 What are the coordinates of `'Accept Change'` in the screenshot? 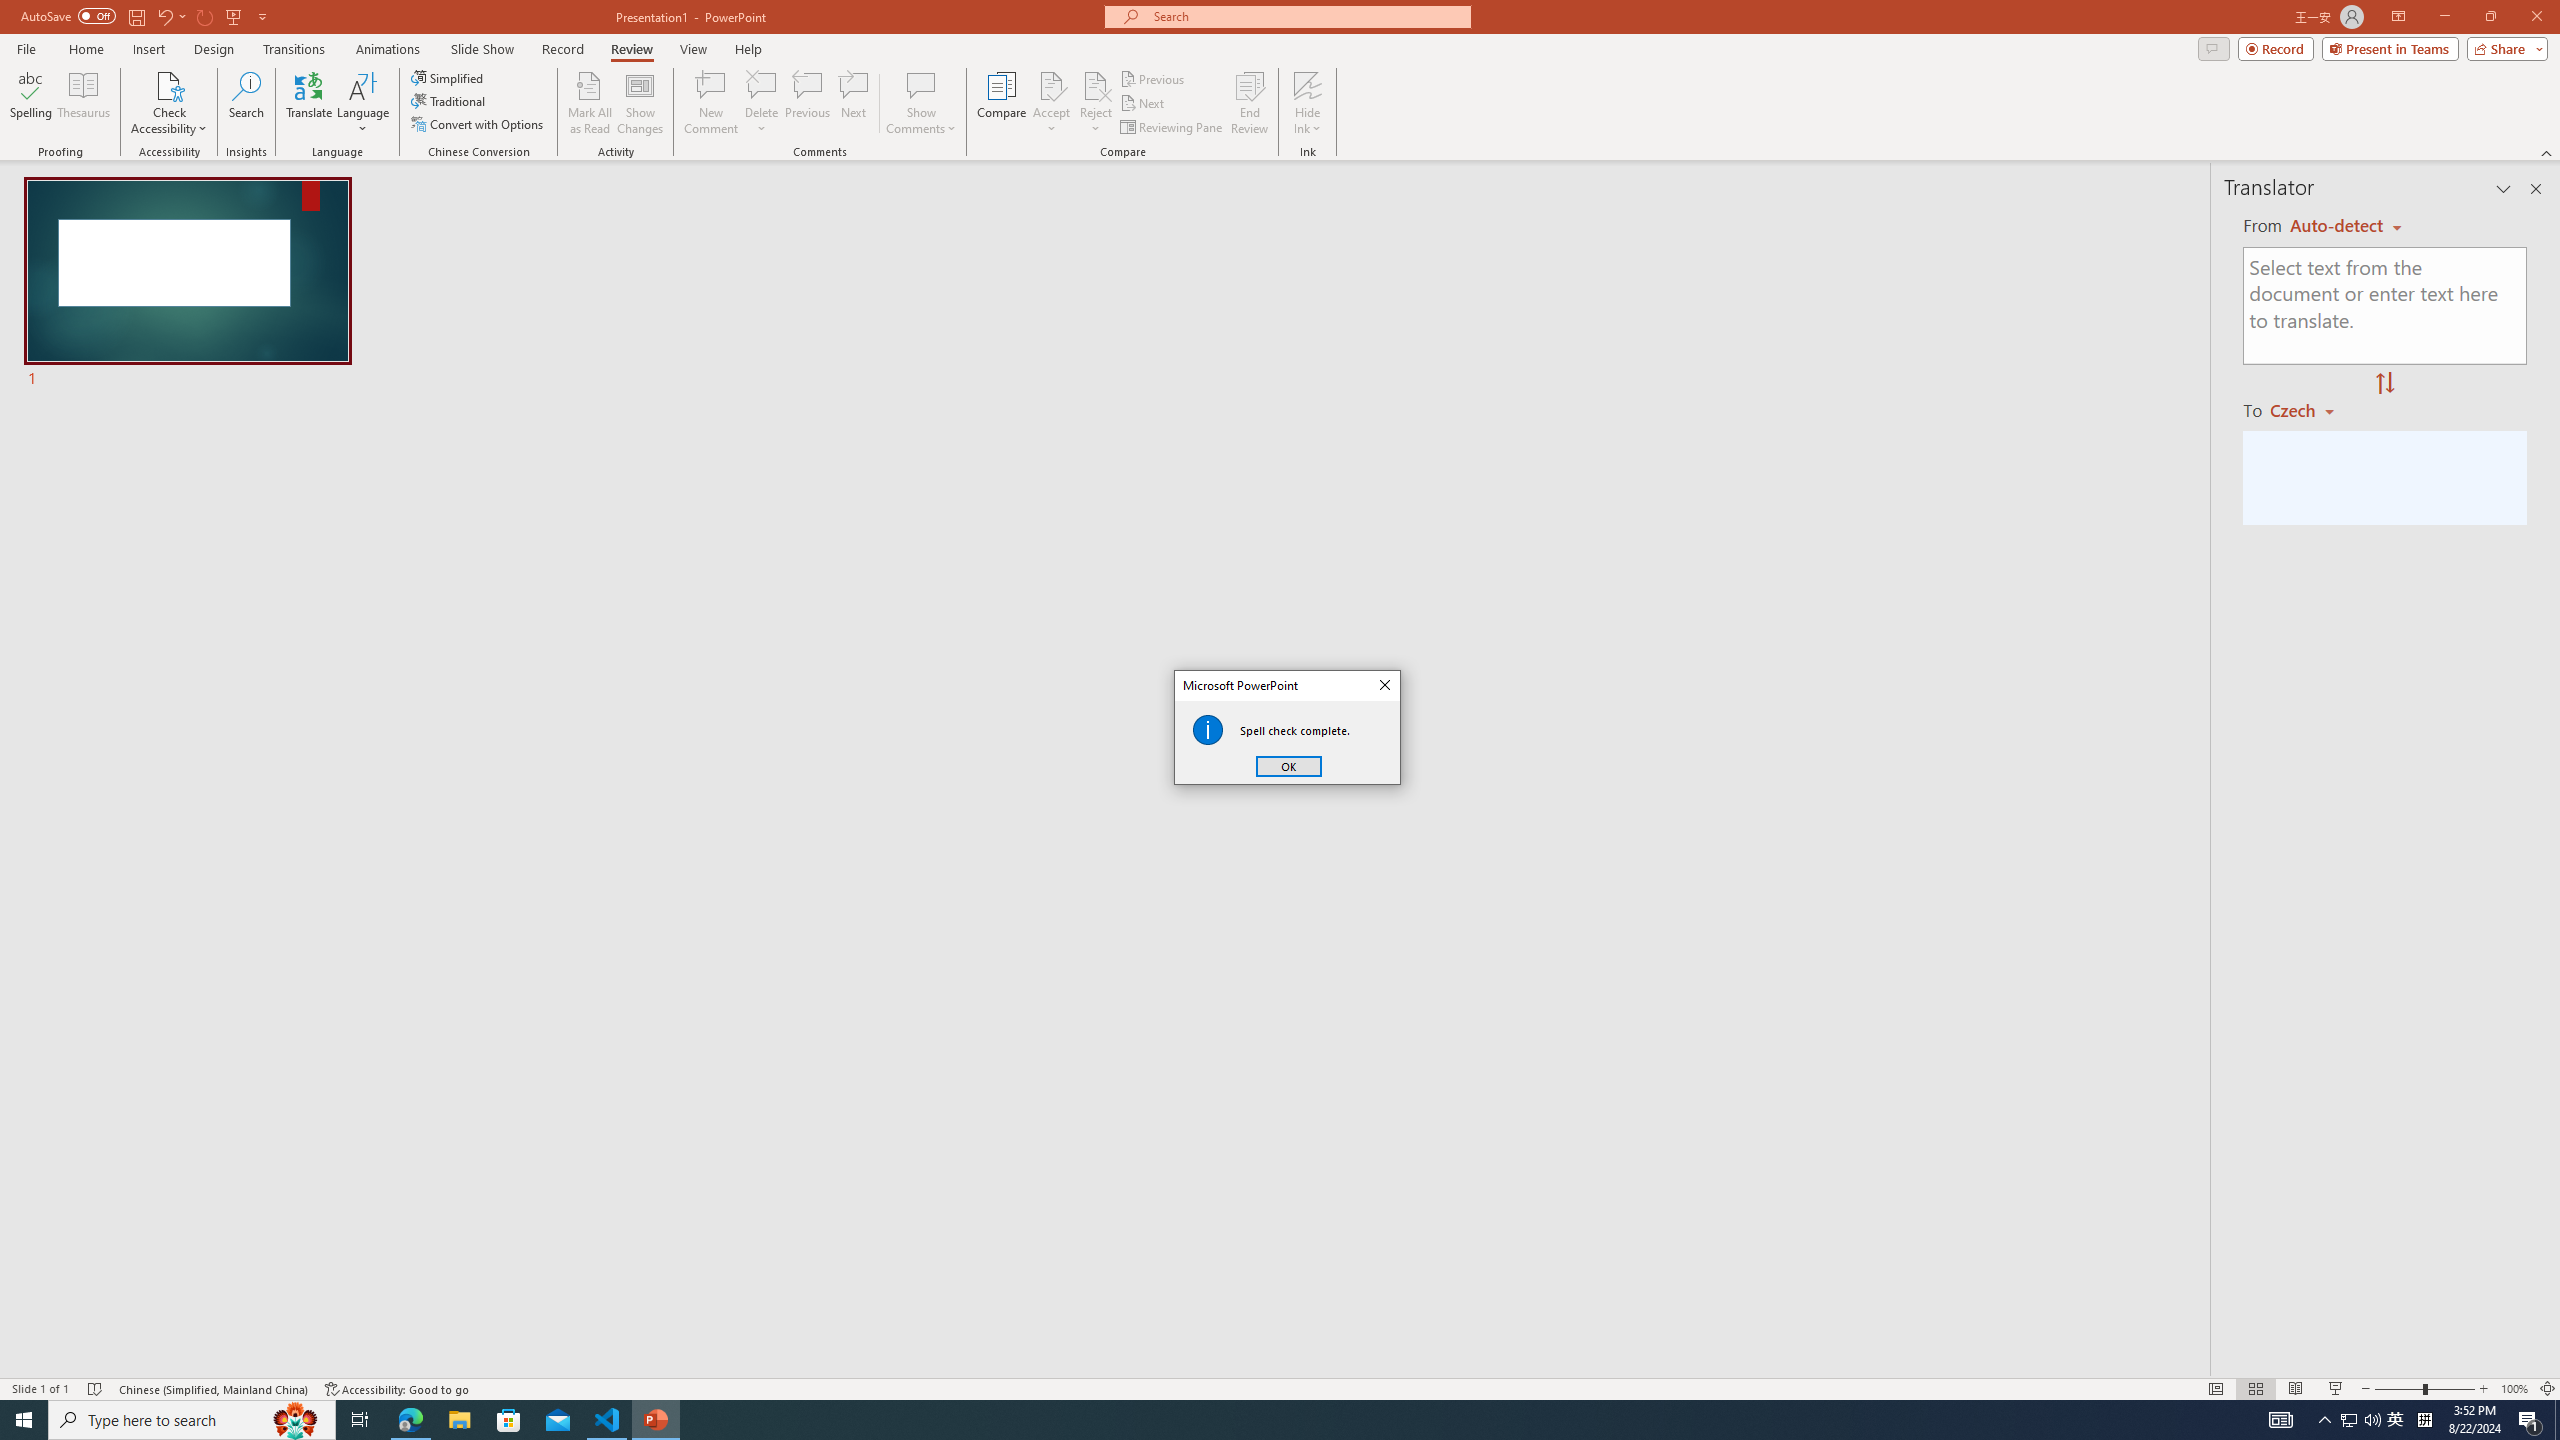 It's located at (1051, 84).